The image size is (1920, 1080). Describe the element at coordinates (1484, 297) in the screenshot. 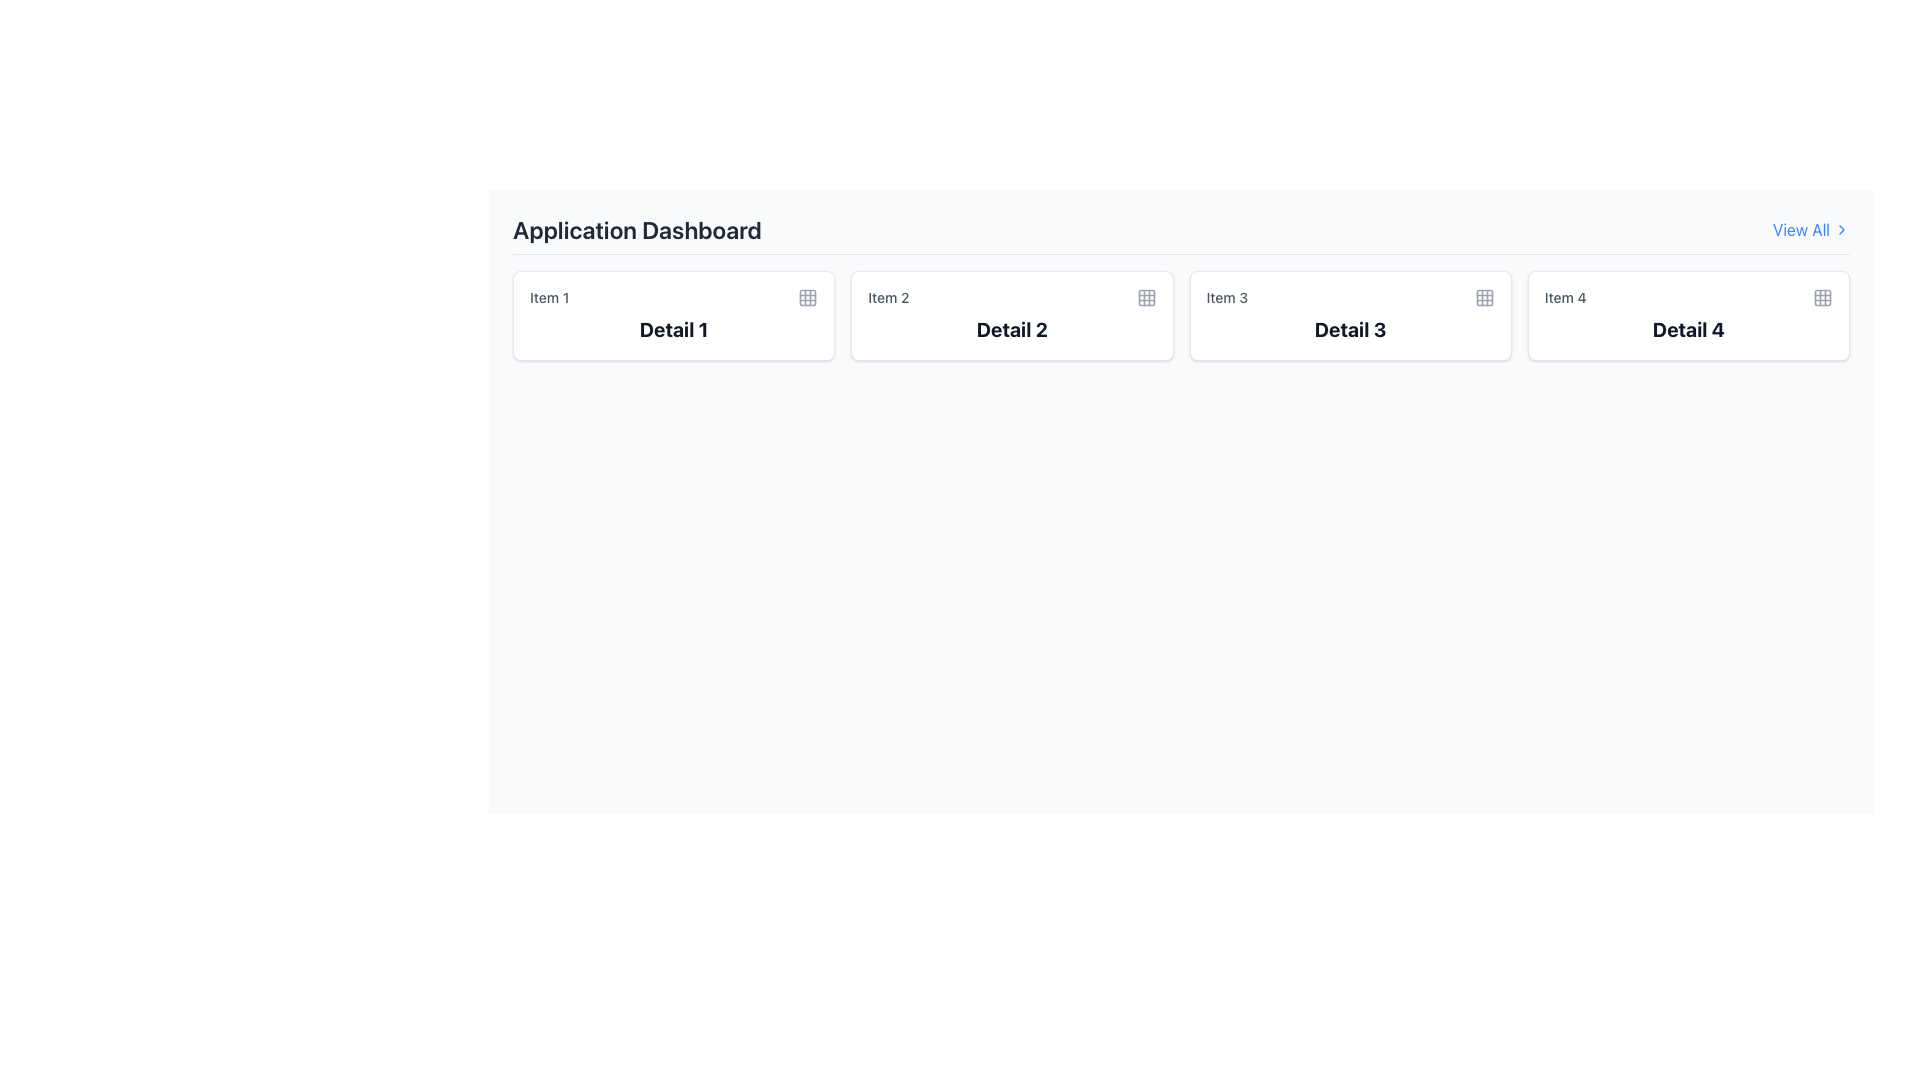

I see `the top-left cell of the 3x3 grid structure represented by a rounded rectangle within the SVG grid icon, located next to the 'Detail 3' label` at that location.